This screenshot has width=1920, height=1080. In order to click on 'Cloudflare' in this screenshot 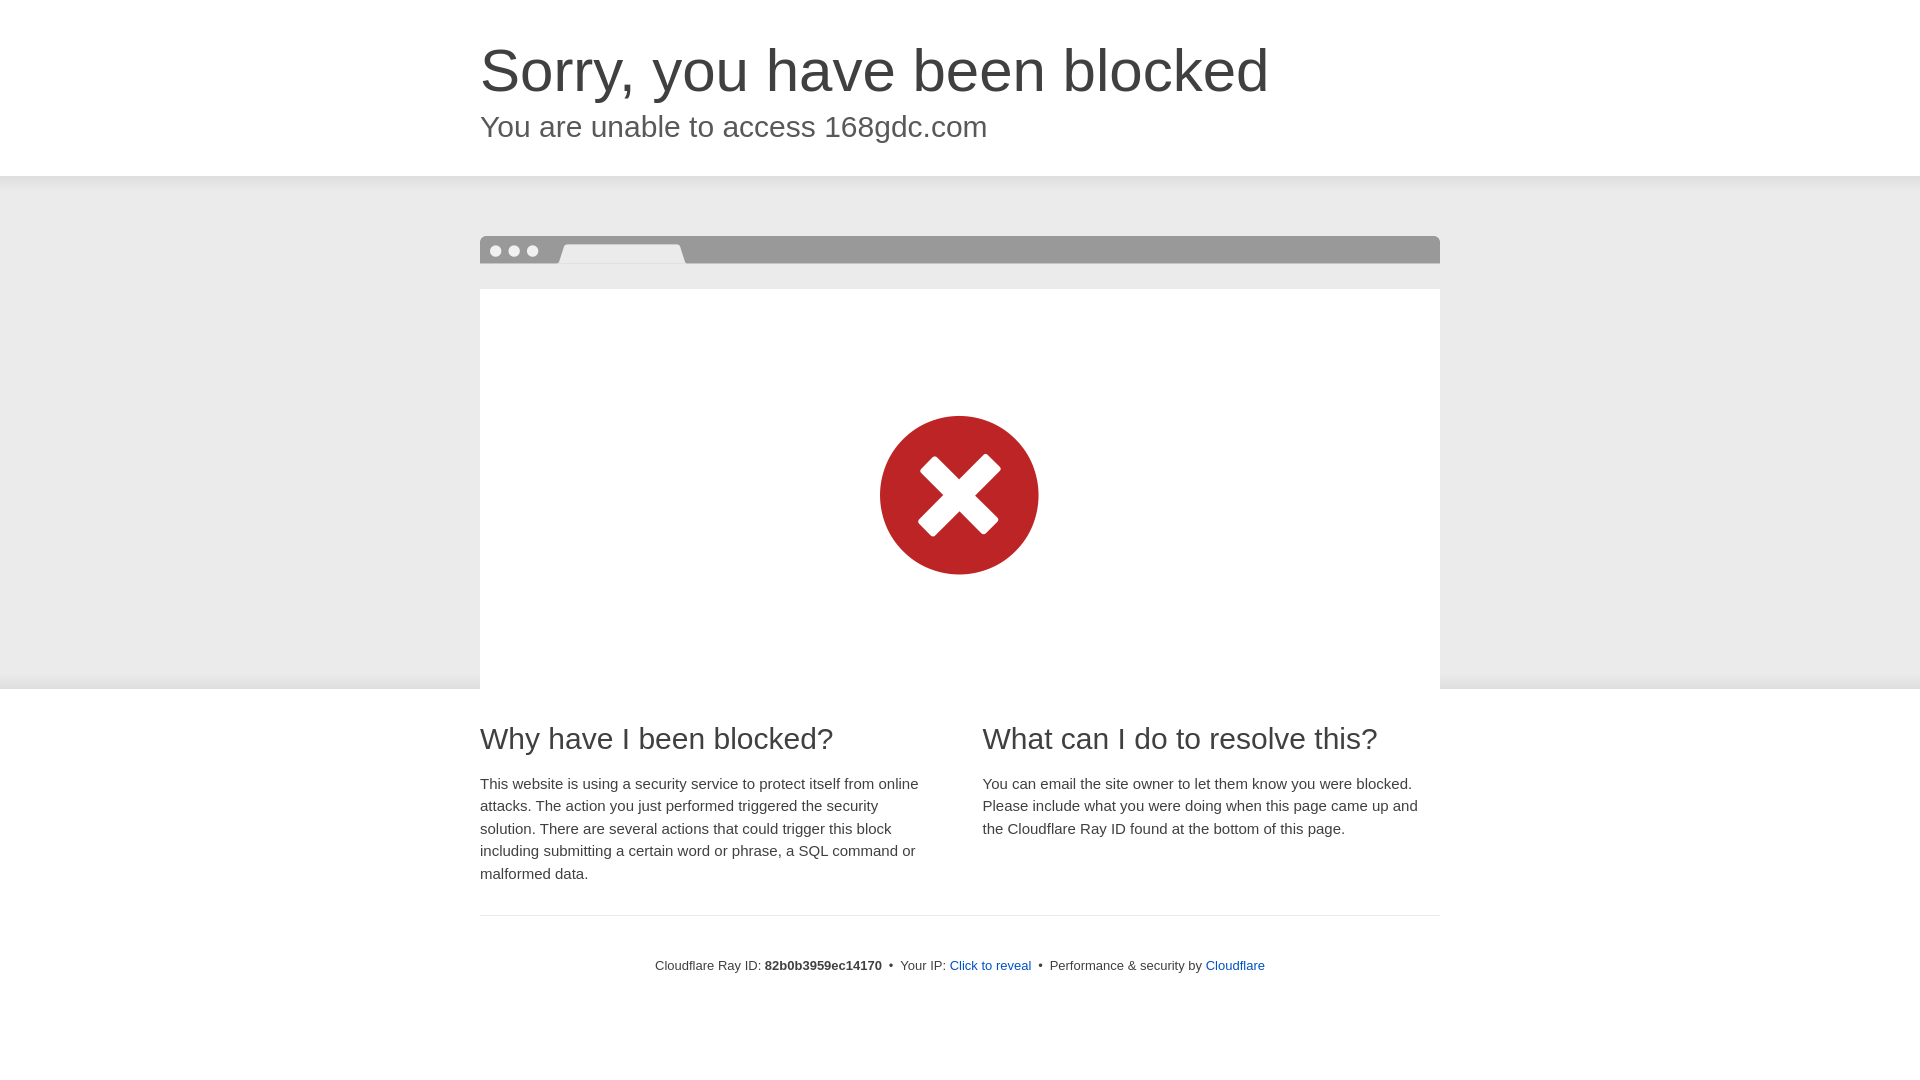, I will do `click(1234, 964)`.